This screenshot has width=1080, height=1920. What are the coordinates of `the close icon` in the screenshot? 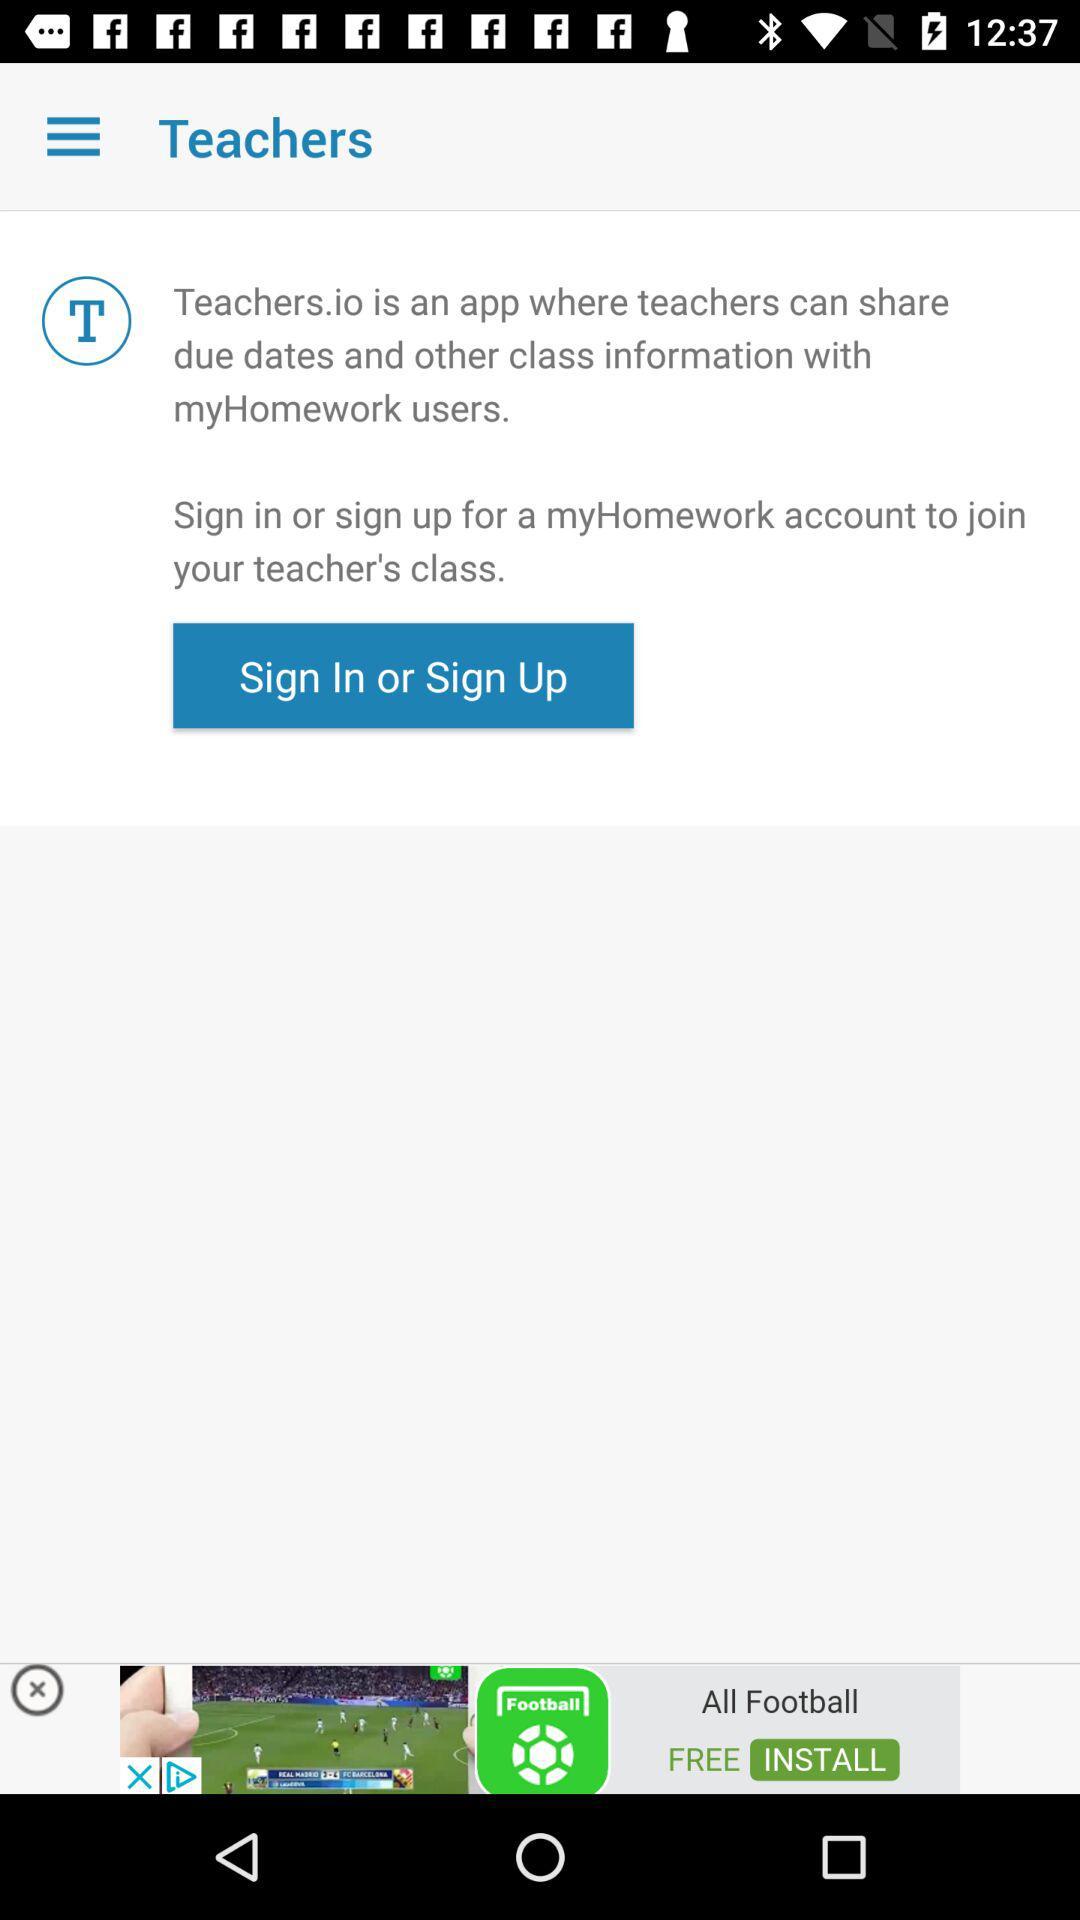 It's located at (37, 1694).